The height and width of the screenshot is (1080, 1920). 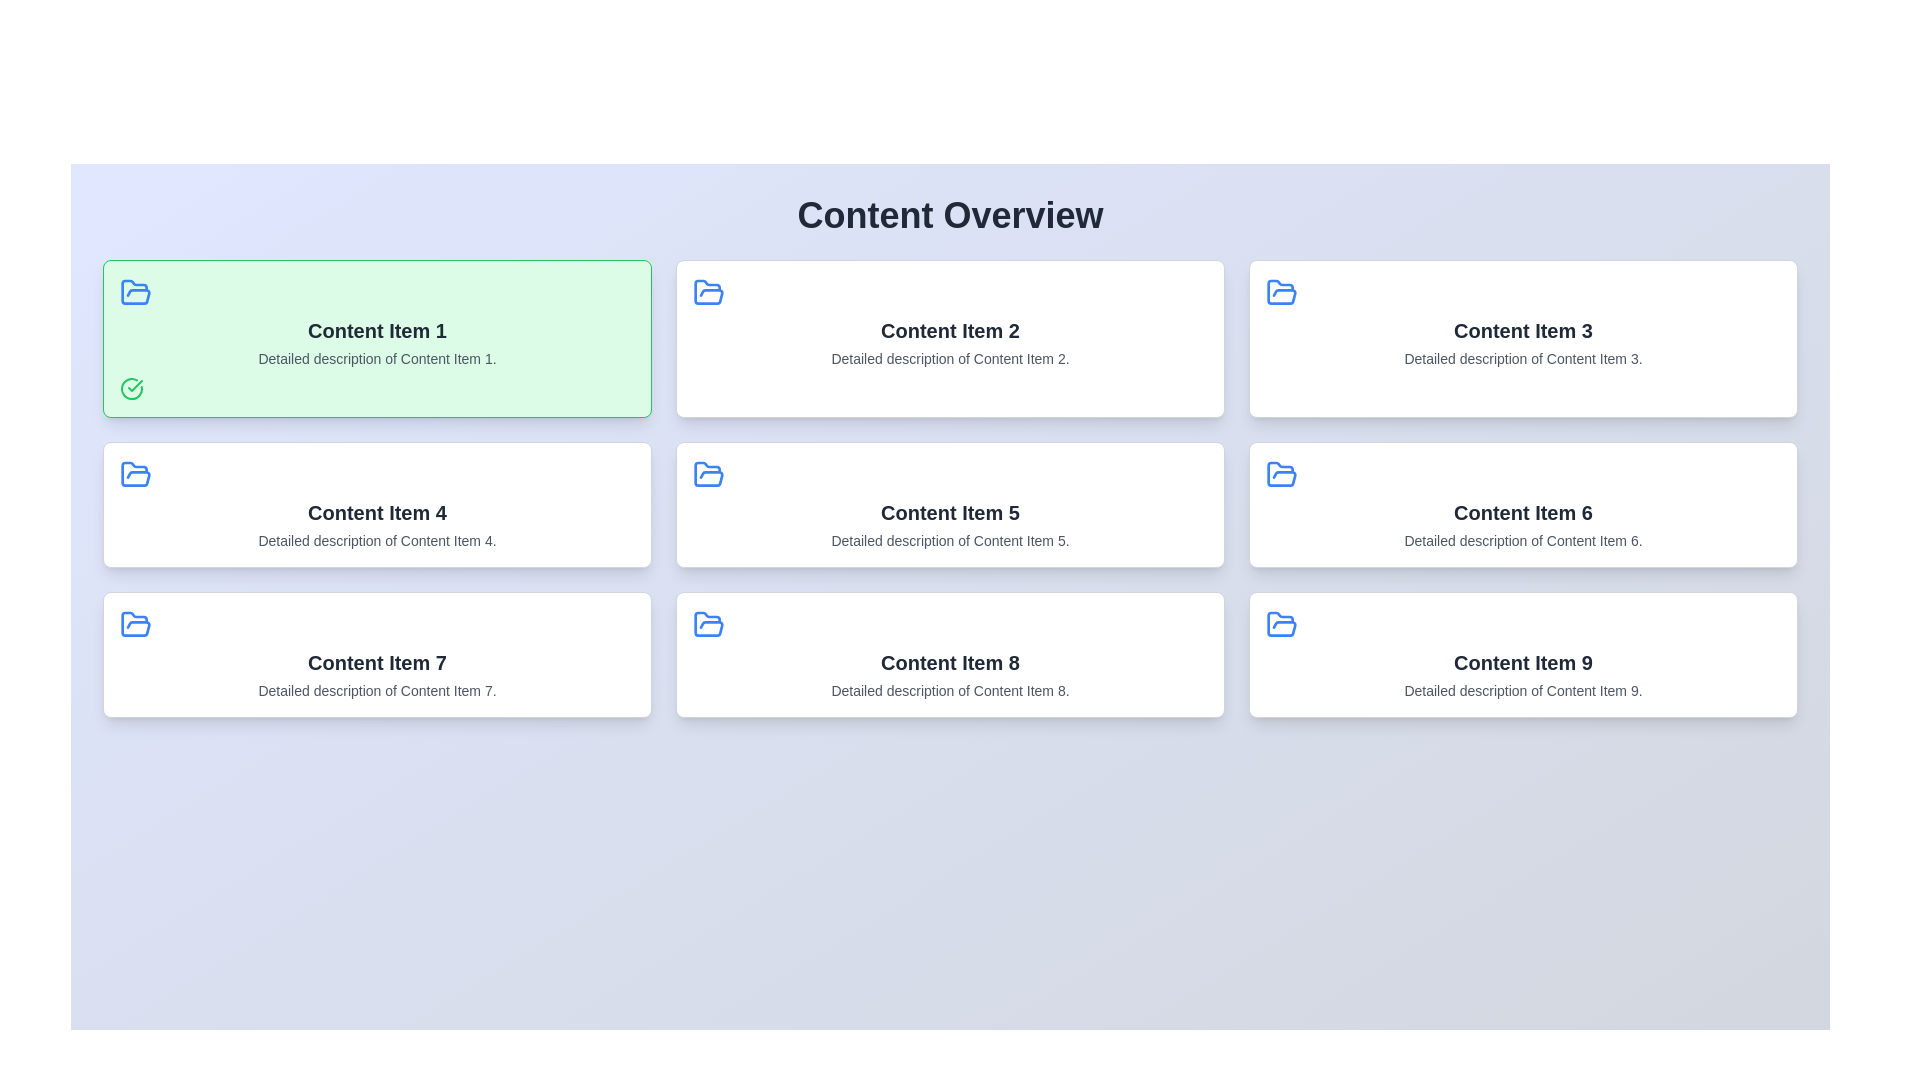 What do you see at coordinates (1522, 357) in the screenshot?
I see `the descriptive text label located in the top-right section of the 'Content Item 3' card, which provides additional details about the content` at bounding box center [1522, 357].